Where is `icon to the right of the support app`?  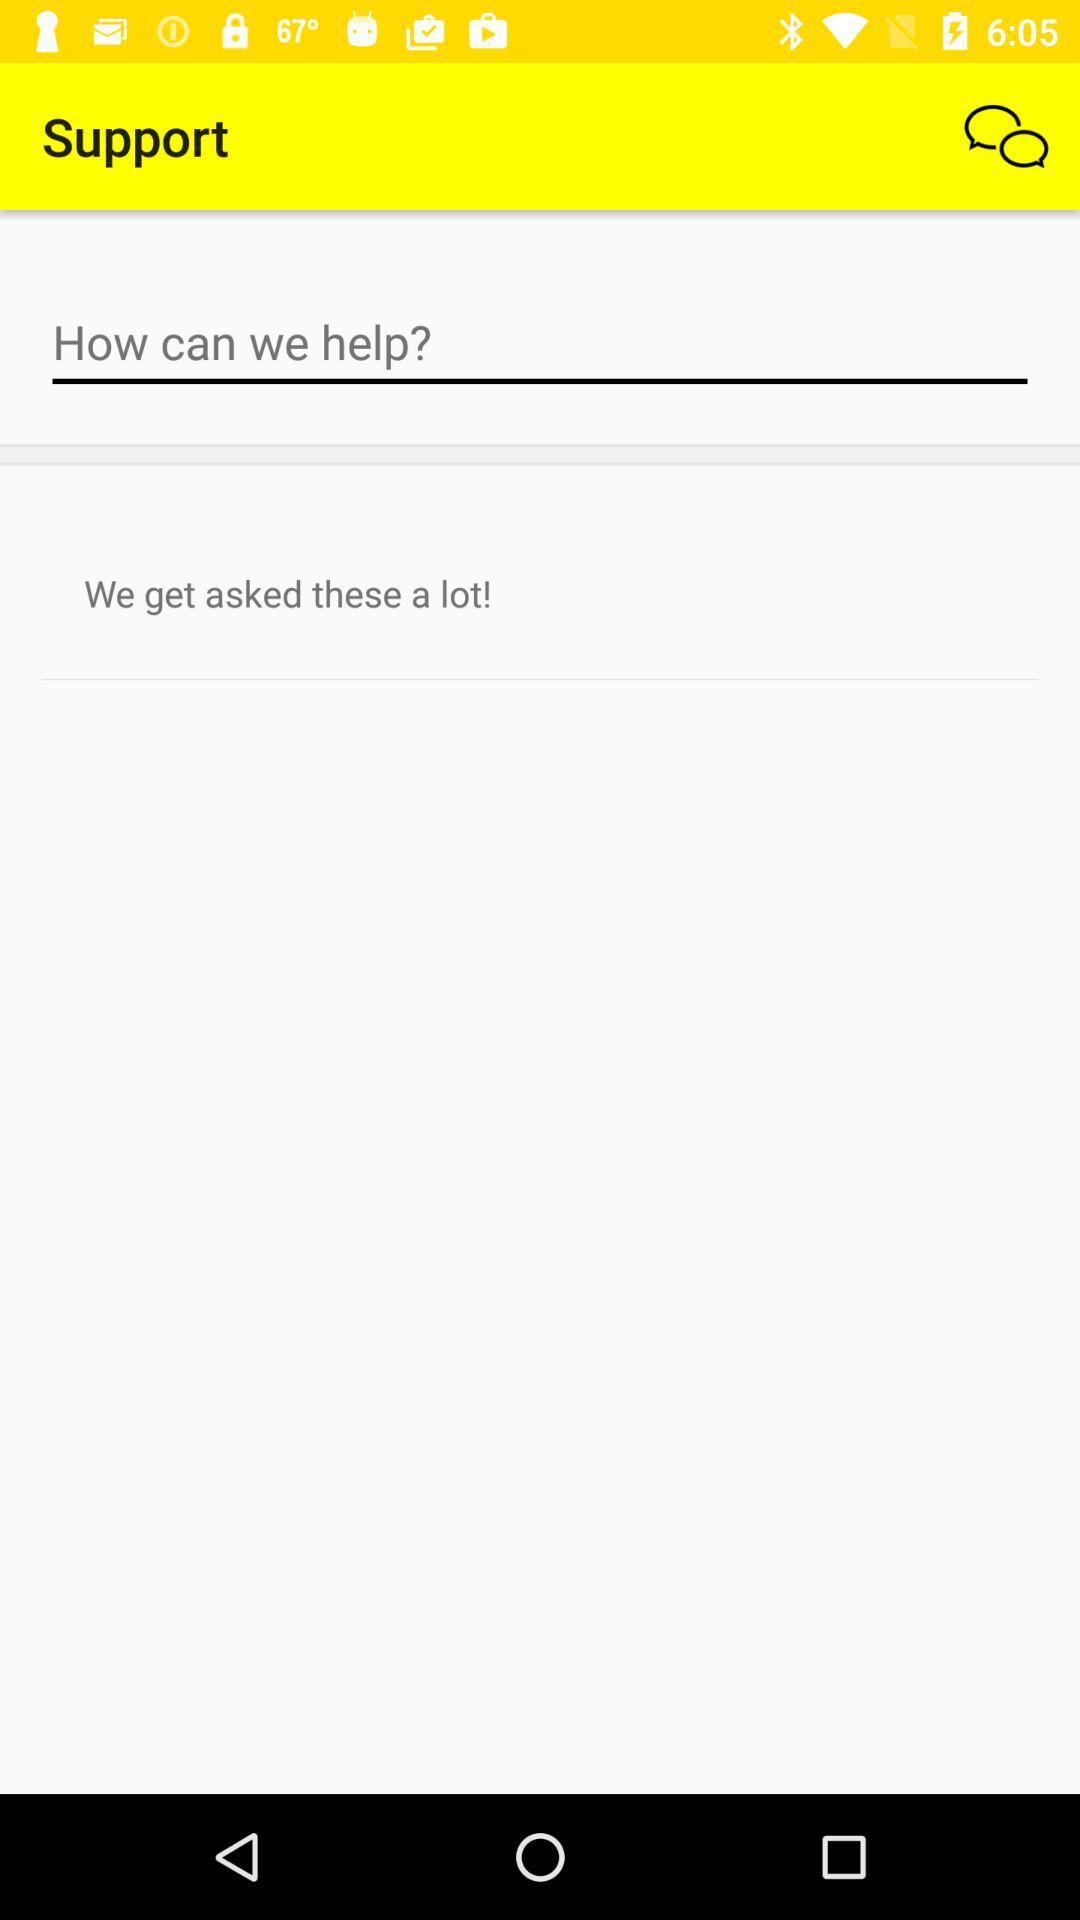
icon to the right of the support app is located at coordinates (1006, 135).